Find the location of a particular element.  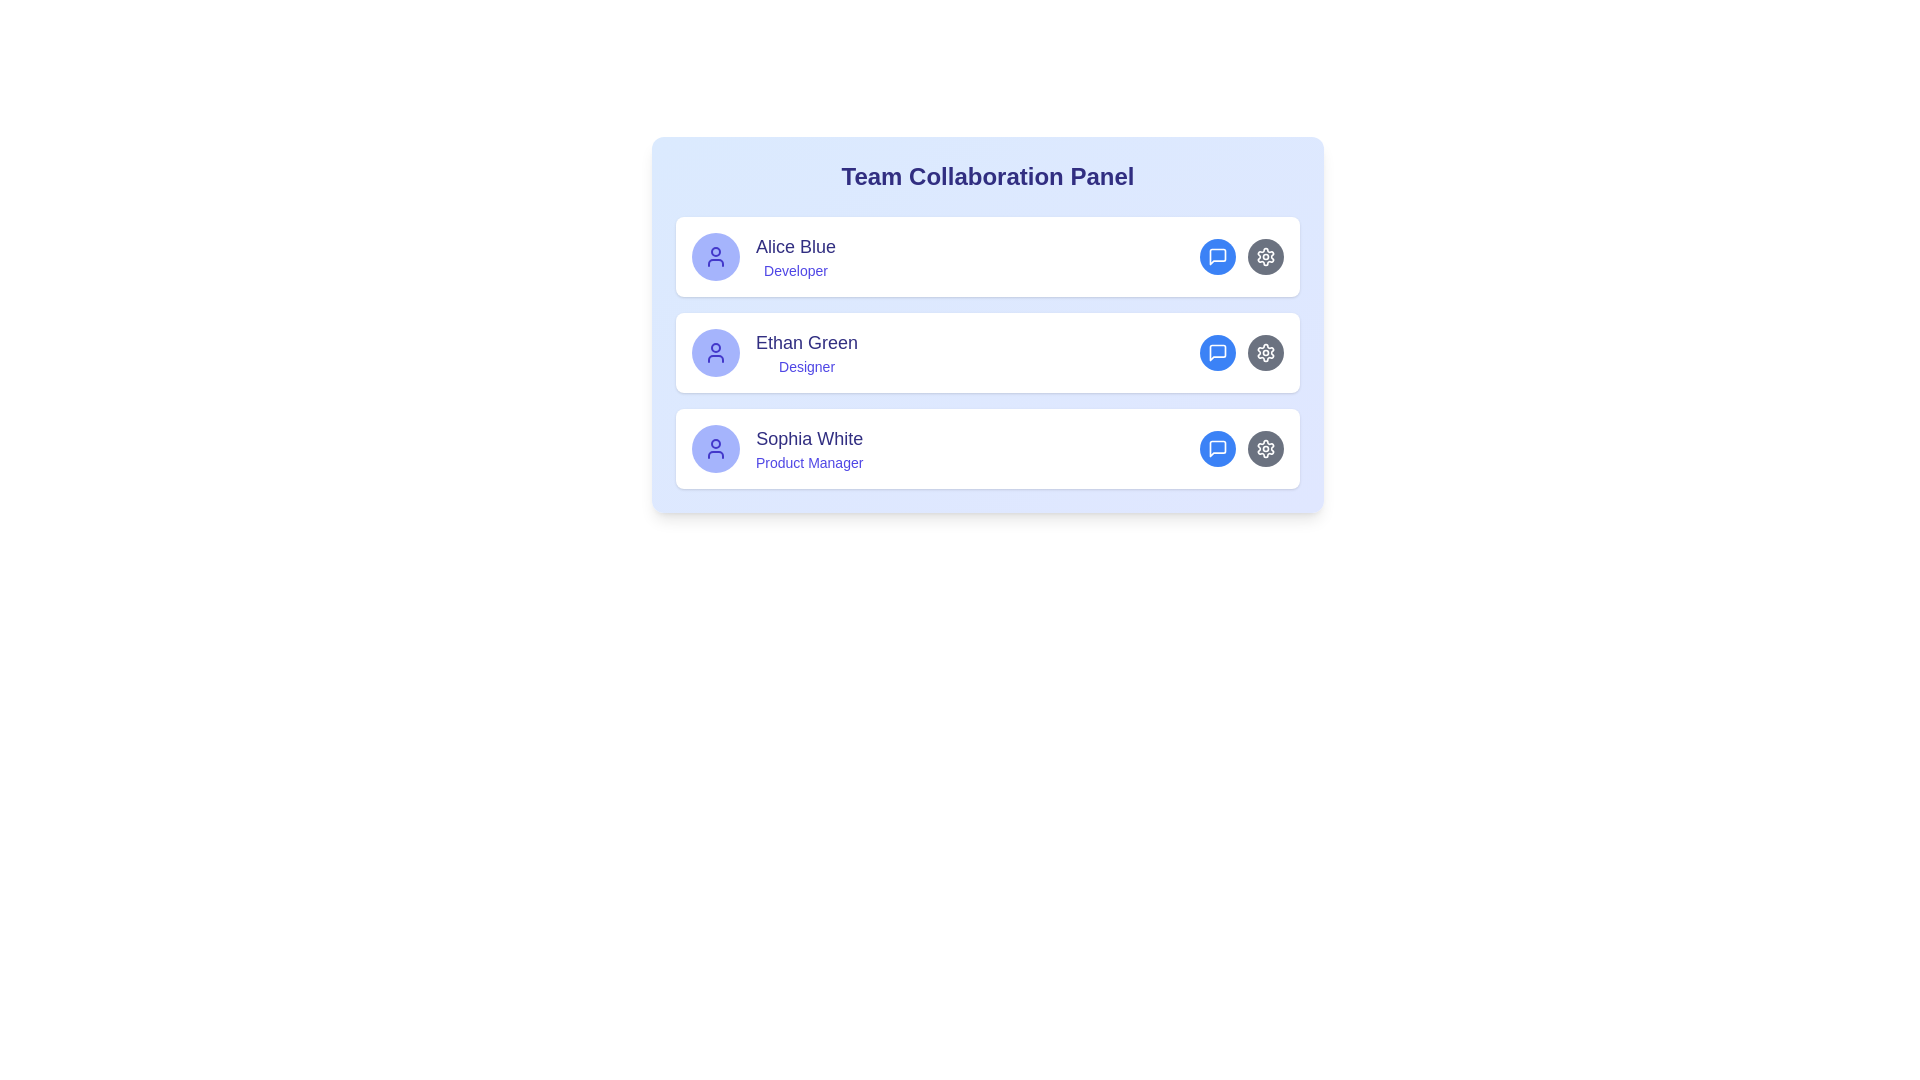

the text label displaying the name 'Ethan Green', which is prominently featured in a large, bold, indigo font within the Team Collaboration Panel is located at coordinates (806, 342).